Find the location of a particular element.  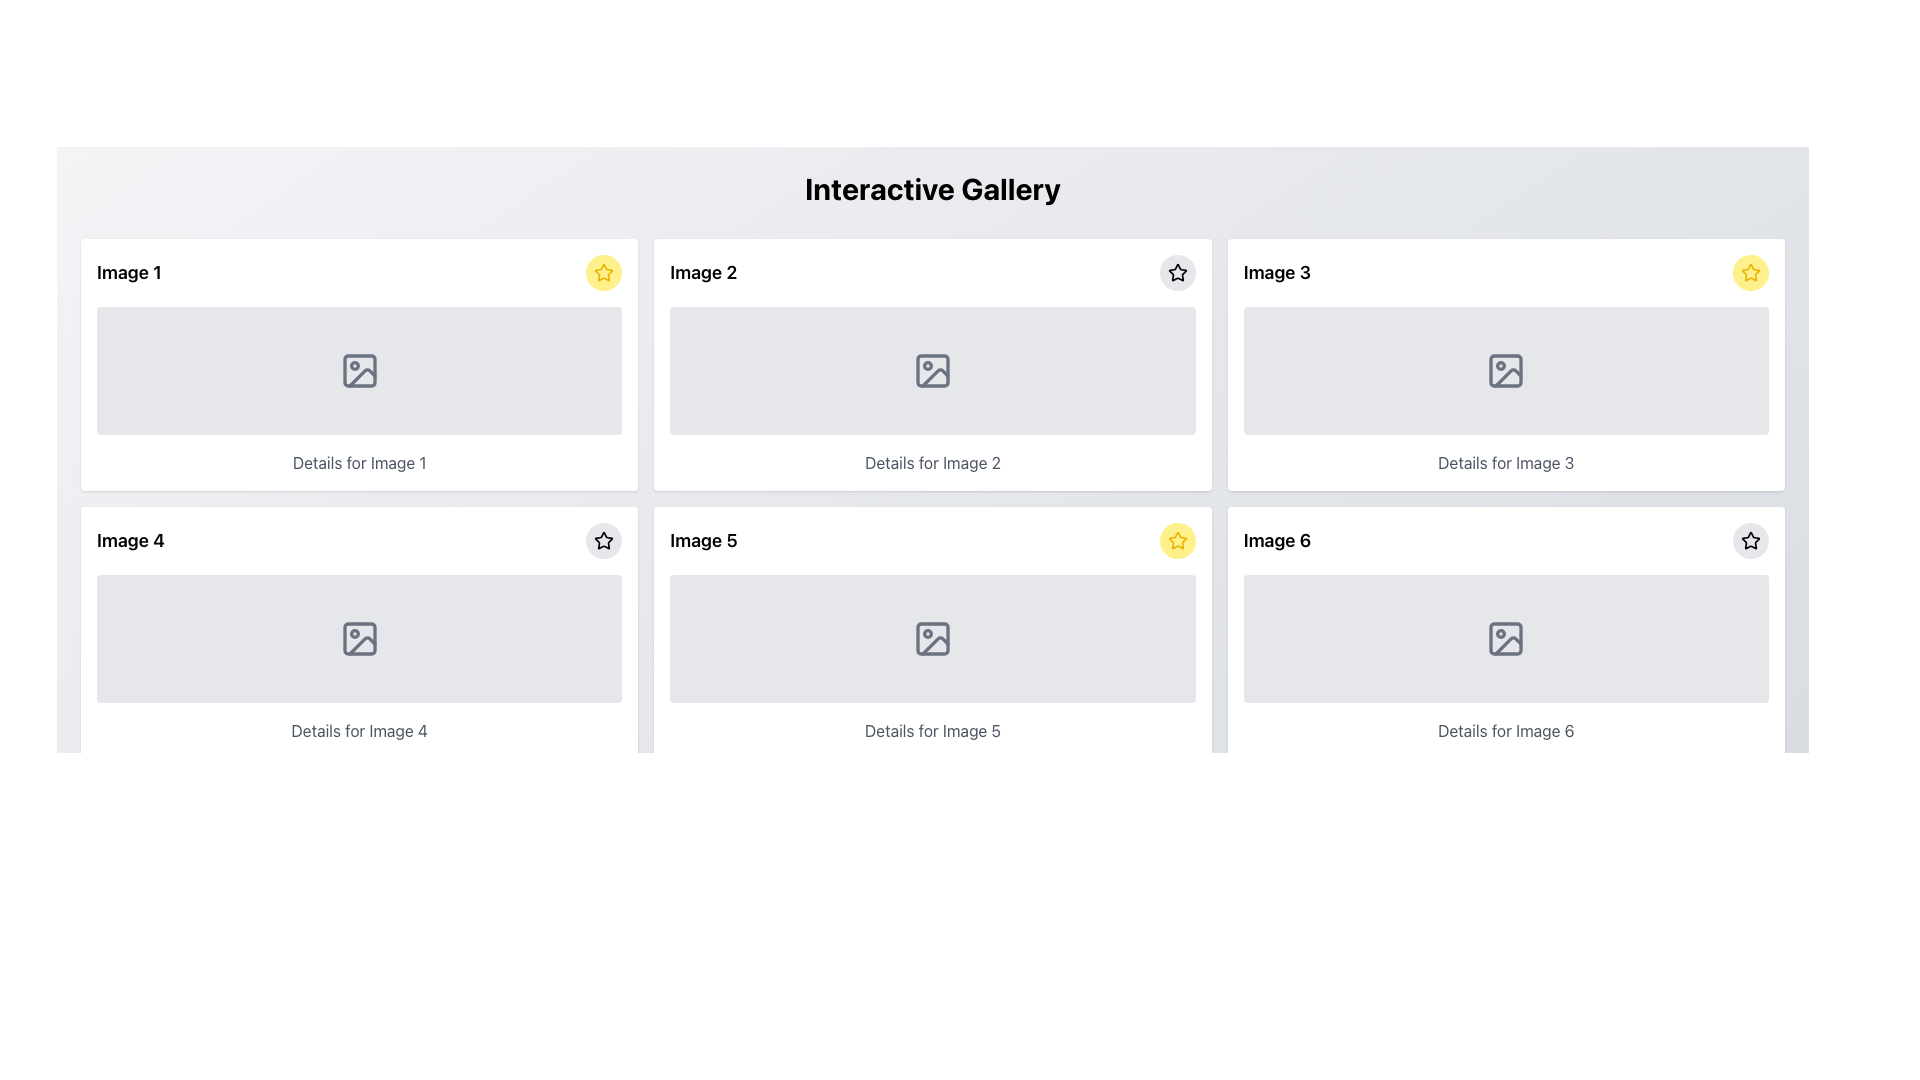

the text label that provides descriptive information for the associated image placeholder, located directly below the image placeholder within the fifth card of the grid layout in the second row and middle column is located at coordinates (931, 731).